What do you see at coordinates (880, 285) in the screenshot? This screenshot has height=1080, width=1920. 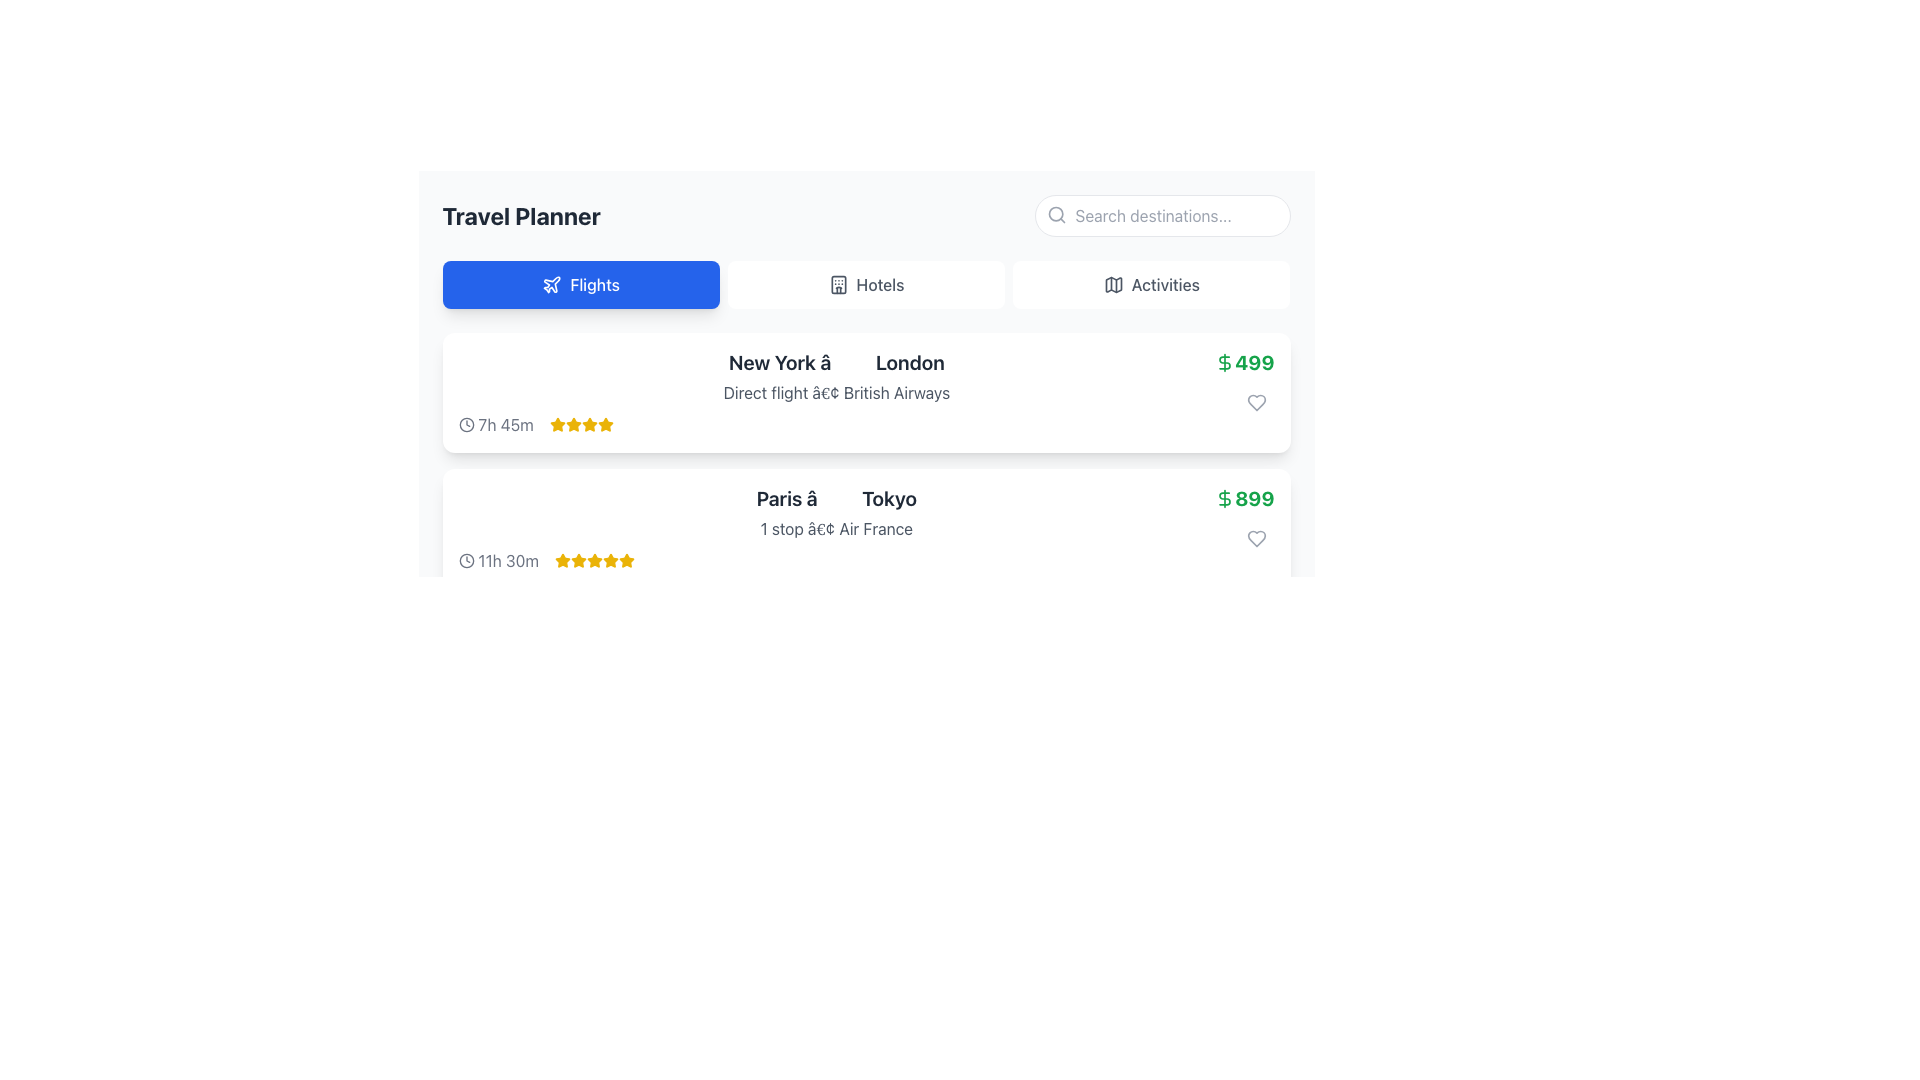 I see `the 'Hotels' text label in the navigation bar, which is marked in blue and positioned centrally between 'Flights' and 'Activities'` at bounding box center [880, 285].